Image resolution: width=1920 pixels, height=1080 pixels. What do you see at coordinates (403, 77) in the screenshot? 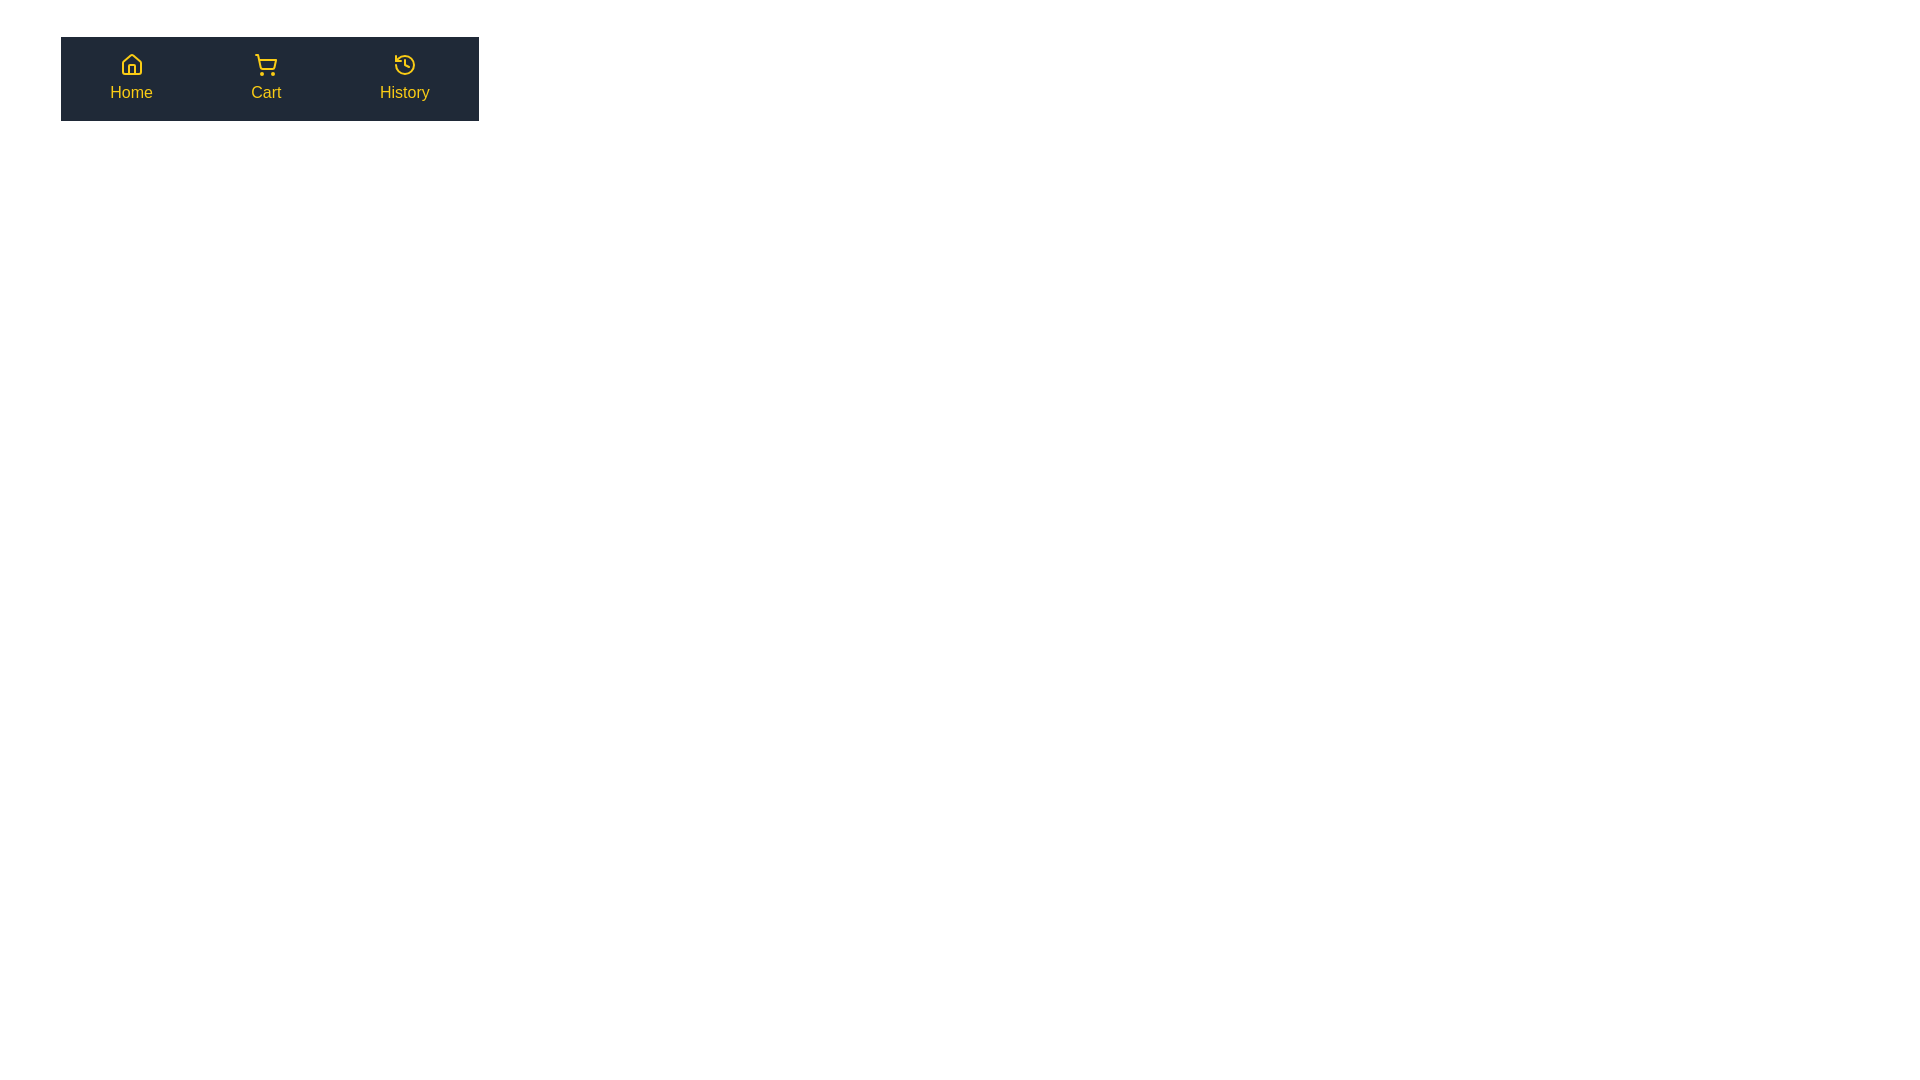
I see `the navigation option History by clicking the corresponding button` at bounding box center [403, 77].